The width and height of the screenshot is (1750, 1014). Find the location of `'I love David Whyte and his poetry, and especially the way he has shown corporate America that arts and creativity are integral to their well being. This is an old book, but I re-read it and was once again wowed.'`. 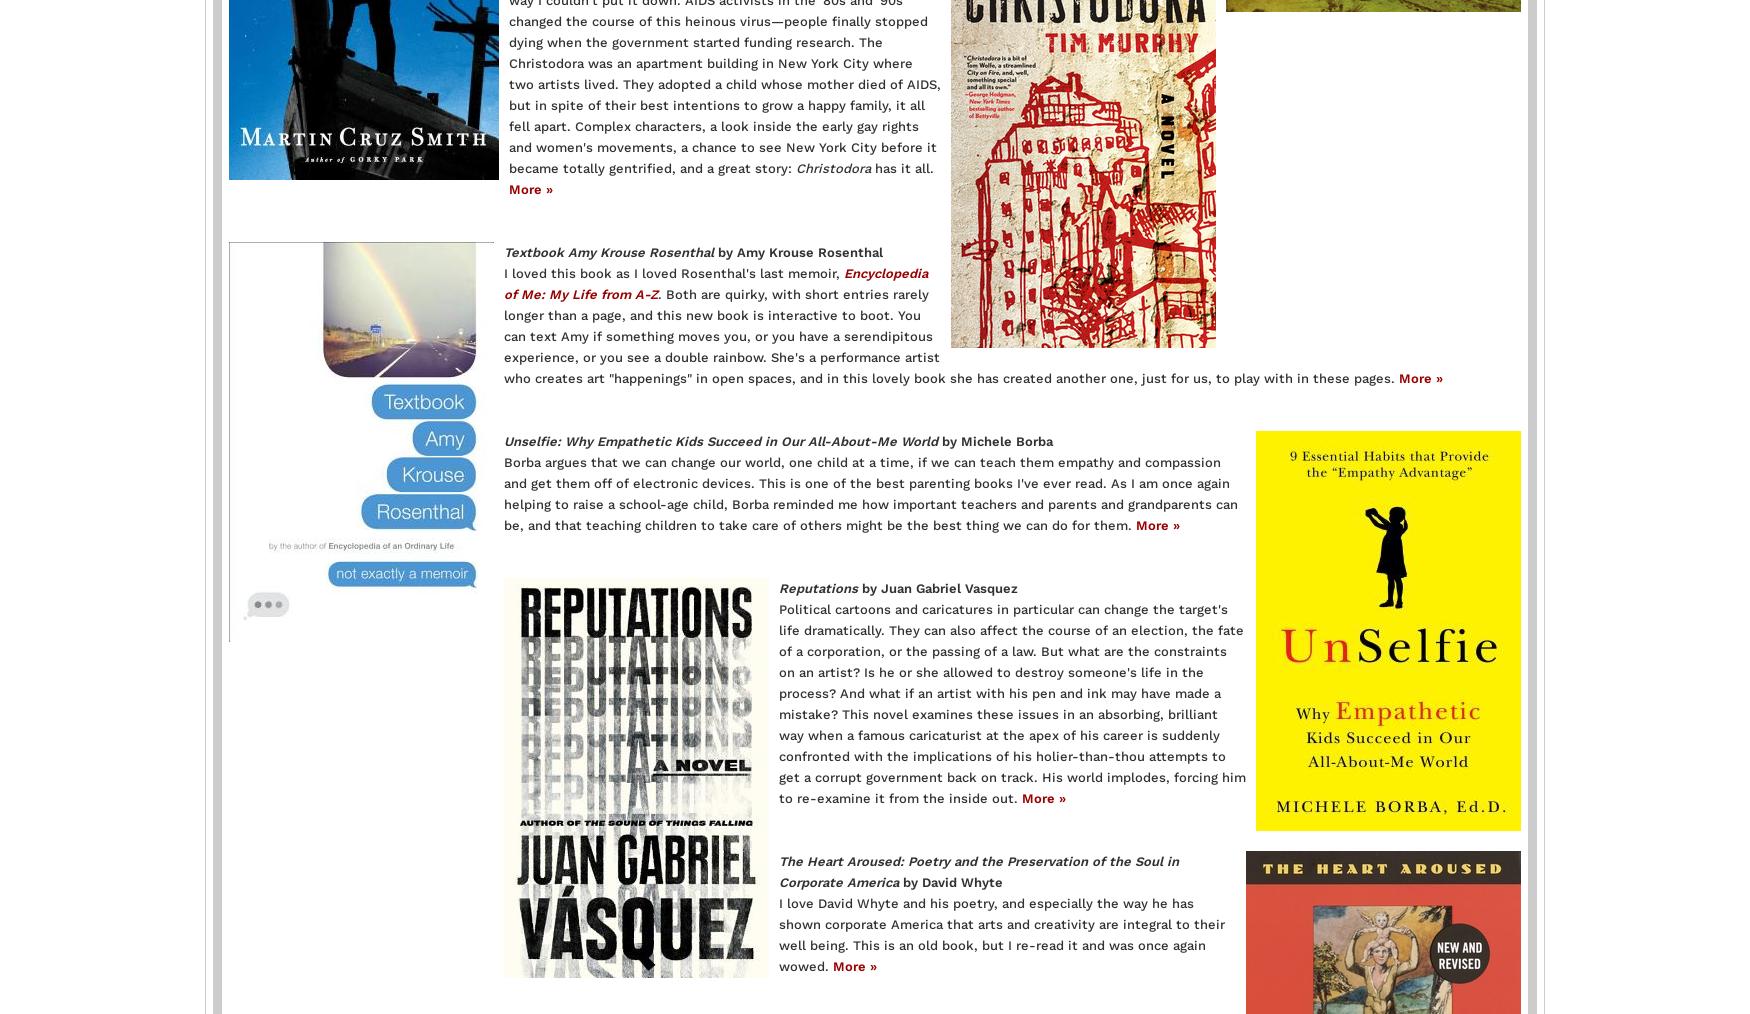

'I love David Whyte and his poetry, and especially the way he has shown corporate America that arts and creativity are integral to their well being. This is an old book, but I re-read it and was once again wowed.' is located at coordinates (1001, 933).